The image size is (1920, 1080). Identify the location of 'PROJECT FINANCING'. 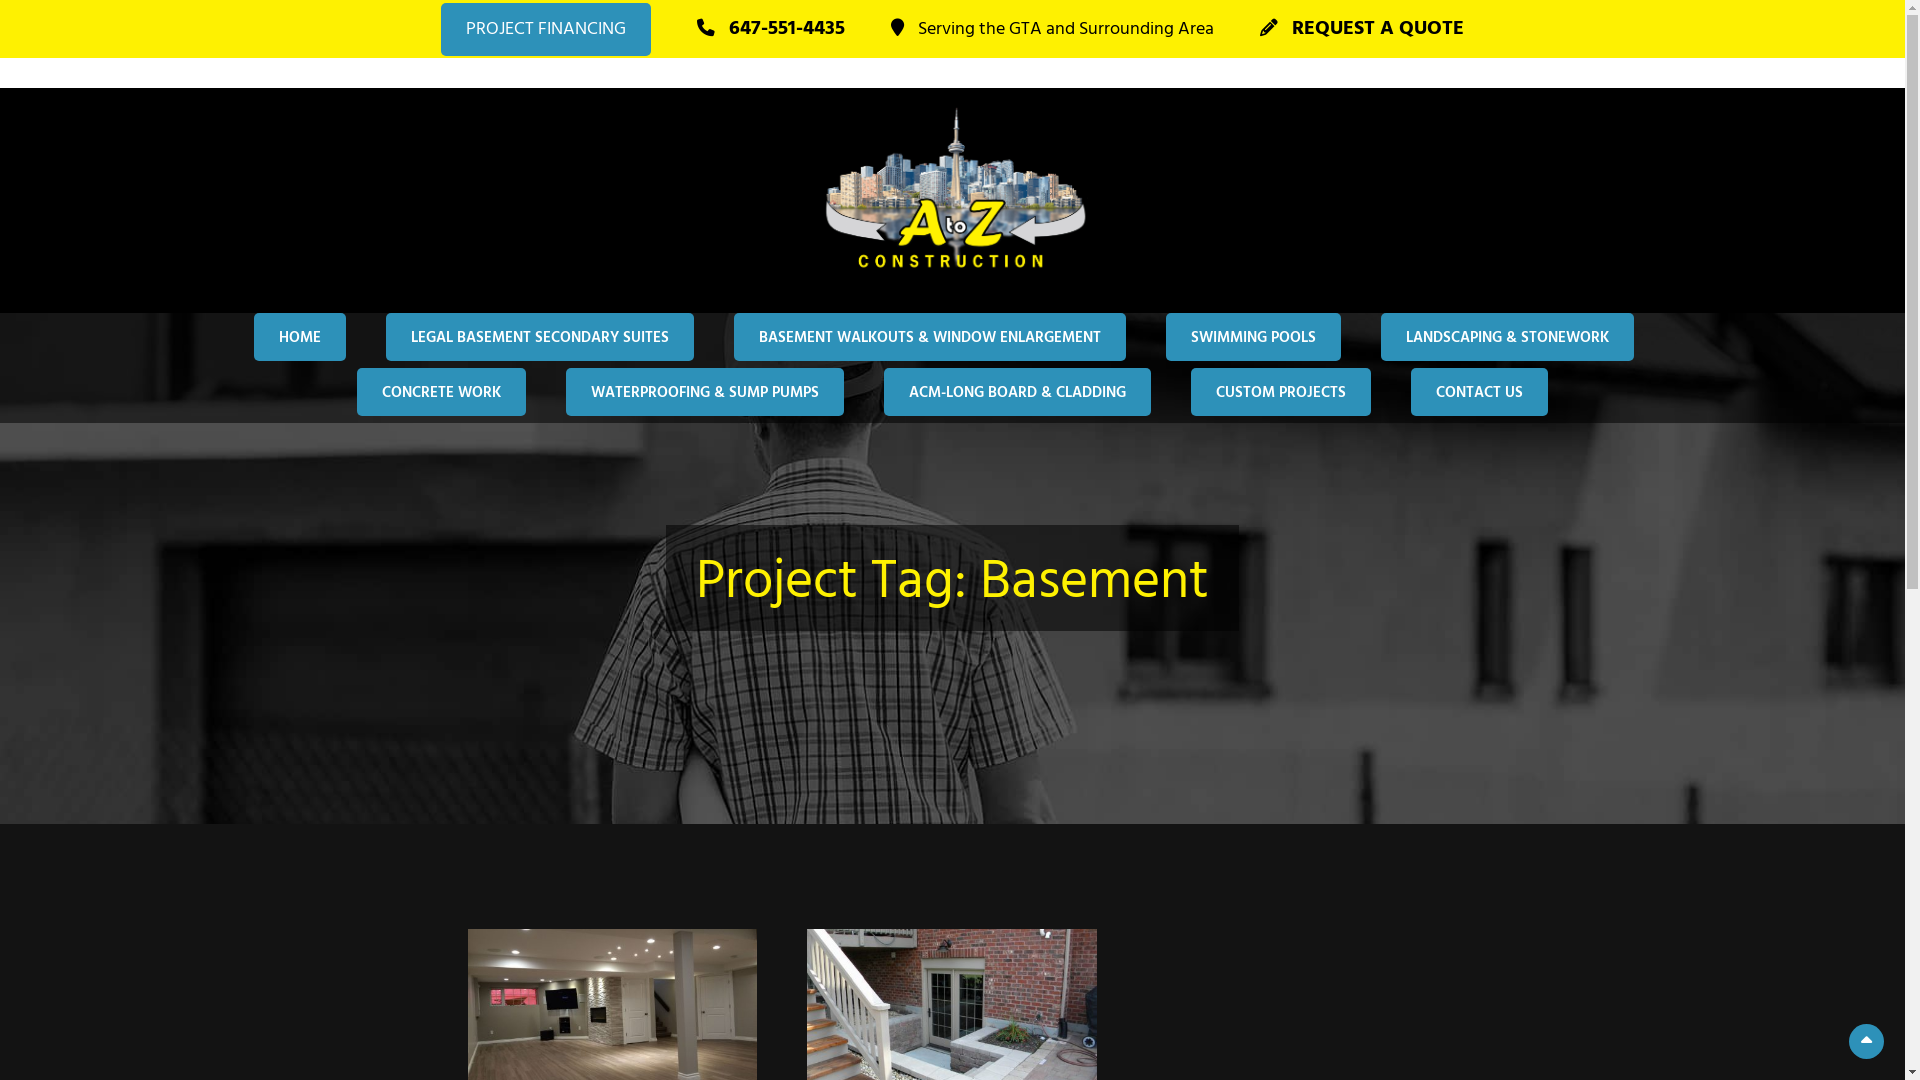
(546, 29).